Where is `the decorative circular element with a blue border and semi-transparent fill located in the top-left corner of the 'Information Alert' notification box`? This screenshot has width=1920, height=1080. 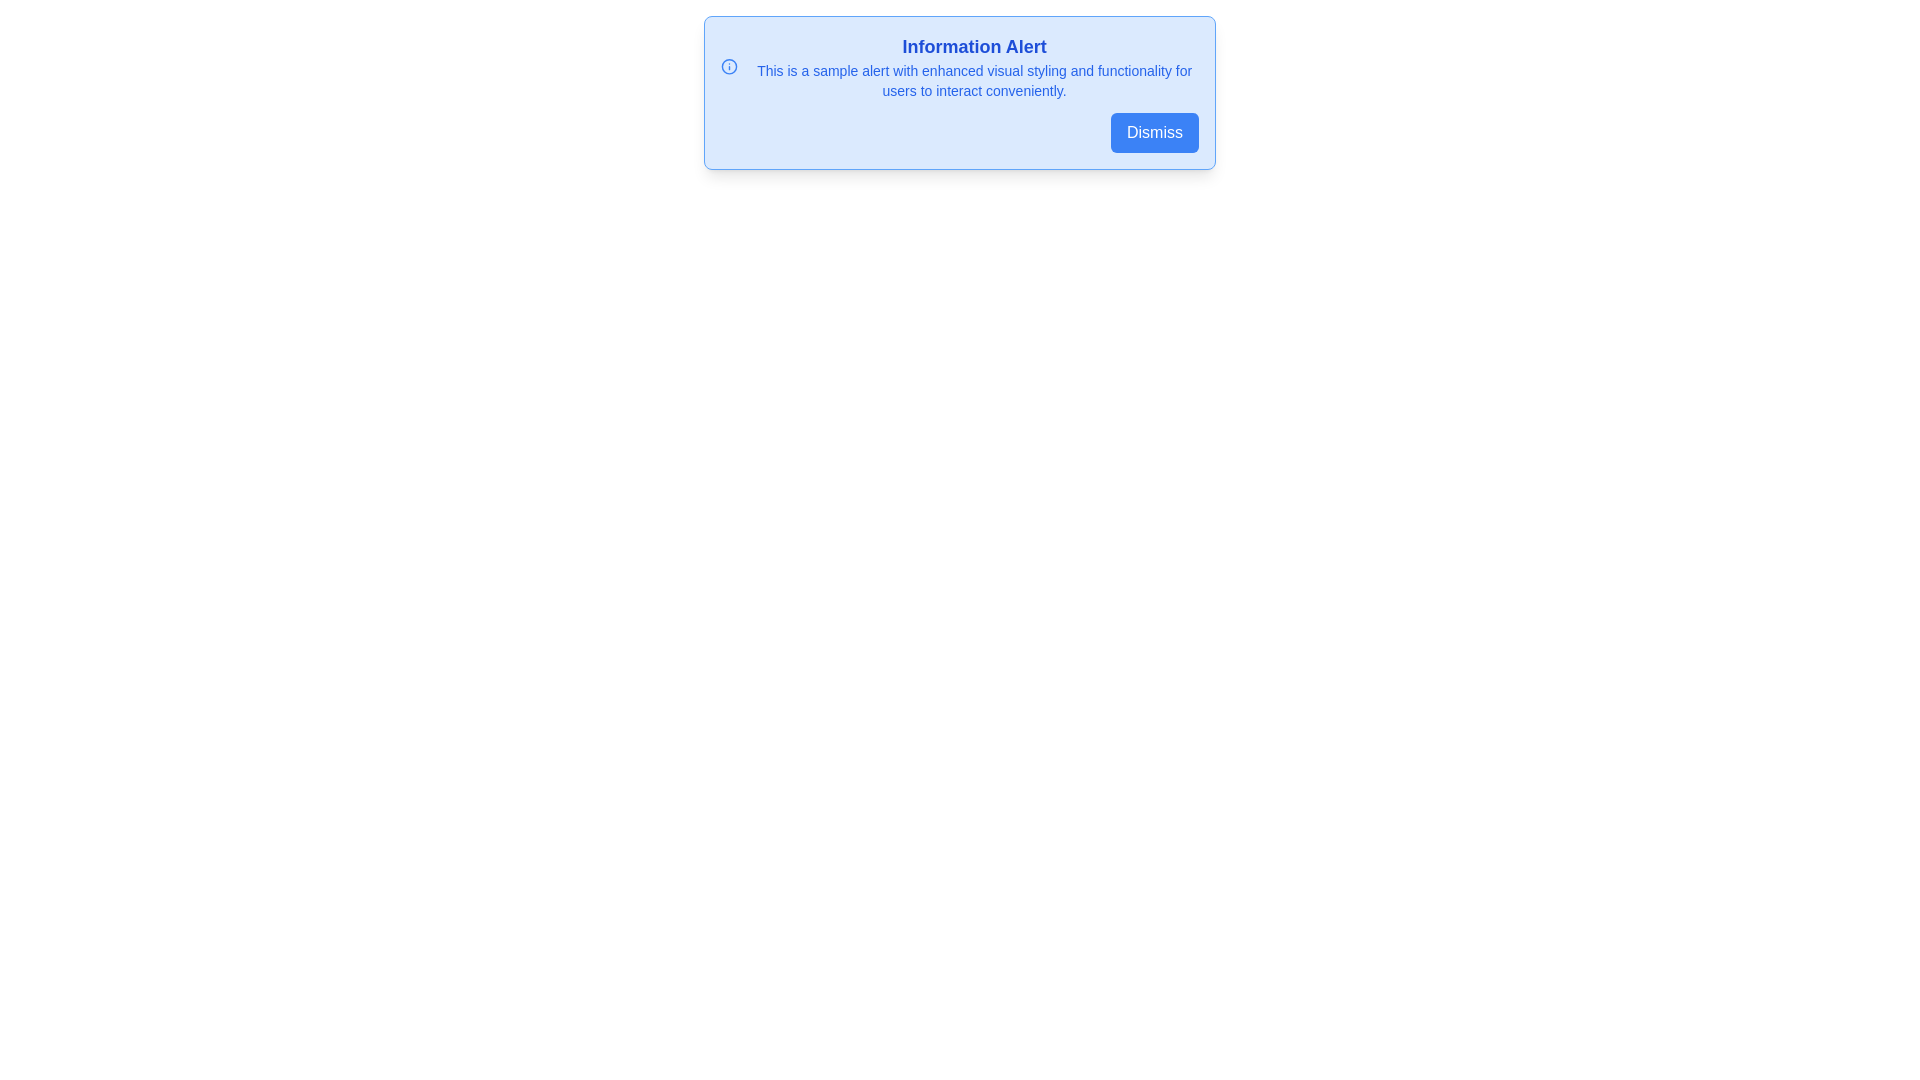 the decorative circular element with a blue border and semi-transparent fill located in the top-left corner of the 'Information Alert' notification box is located at coordinates (728, 65).